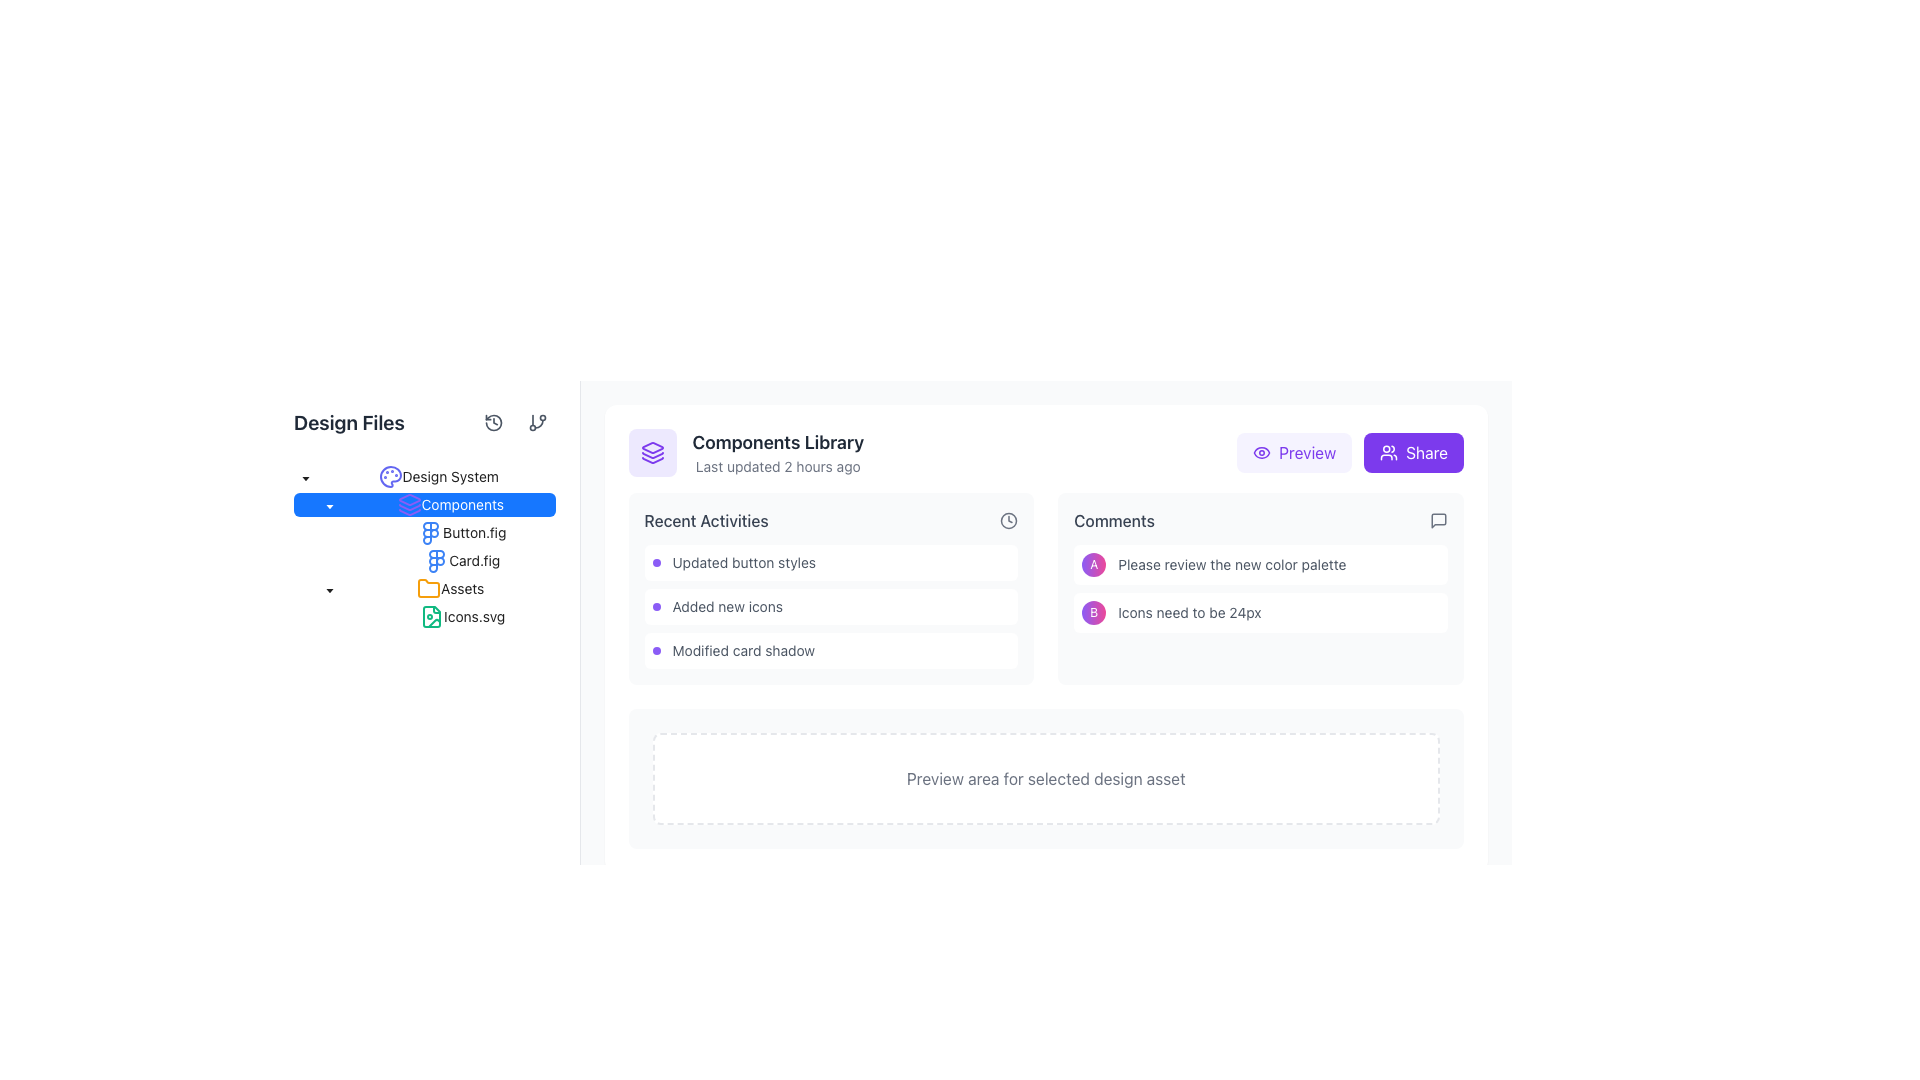 Image resolution: width=1920 pixels, height=1080 pixels. Describe the element at coordinates (777, 442) in the screenshot. I see `the heading element that describes the 'Components Library' section, located at the top-left corner of the panel` at that location.